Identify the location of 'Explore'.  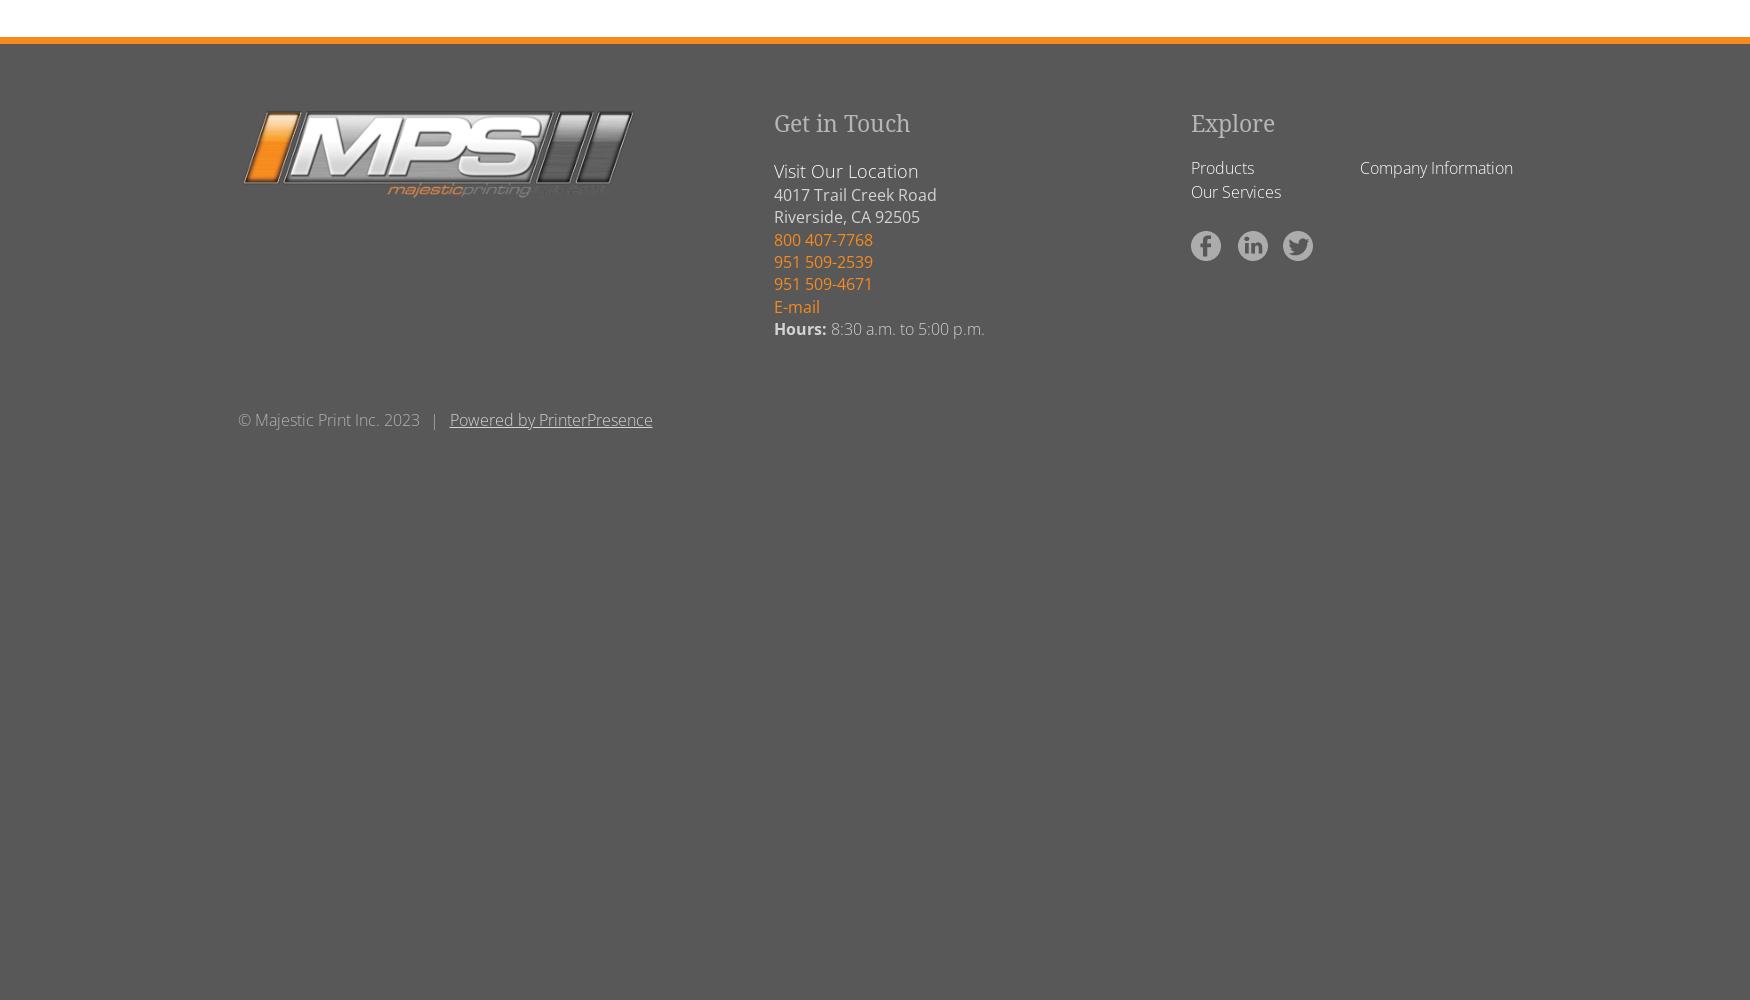
(1232, 122).